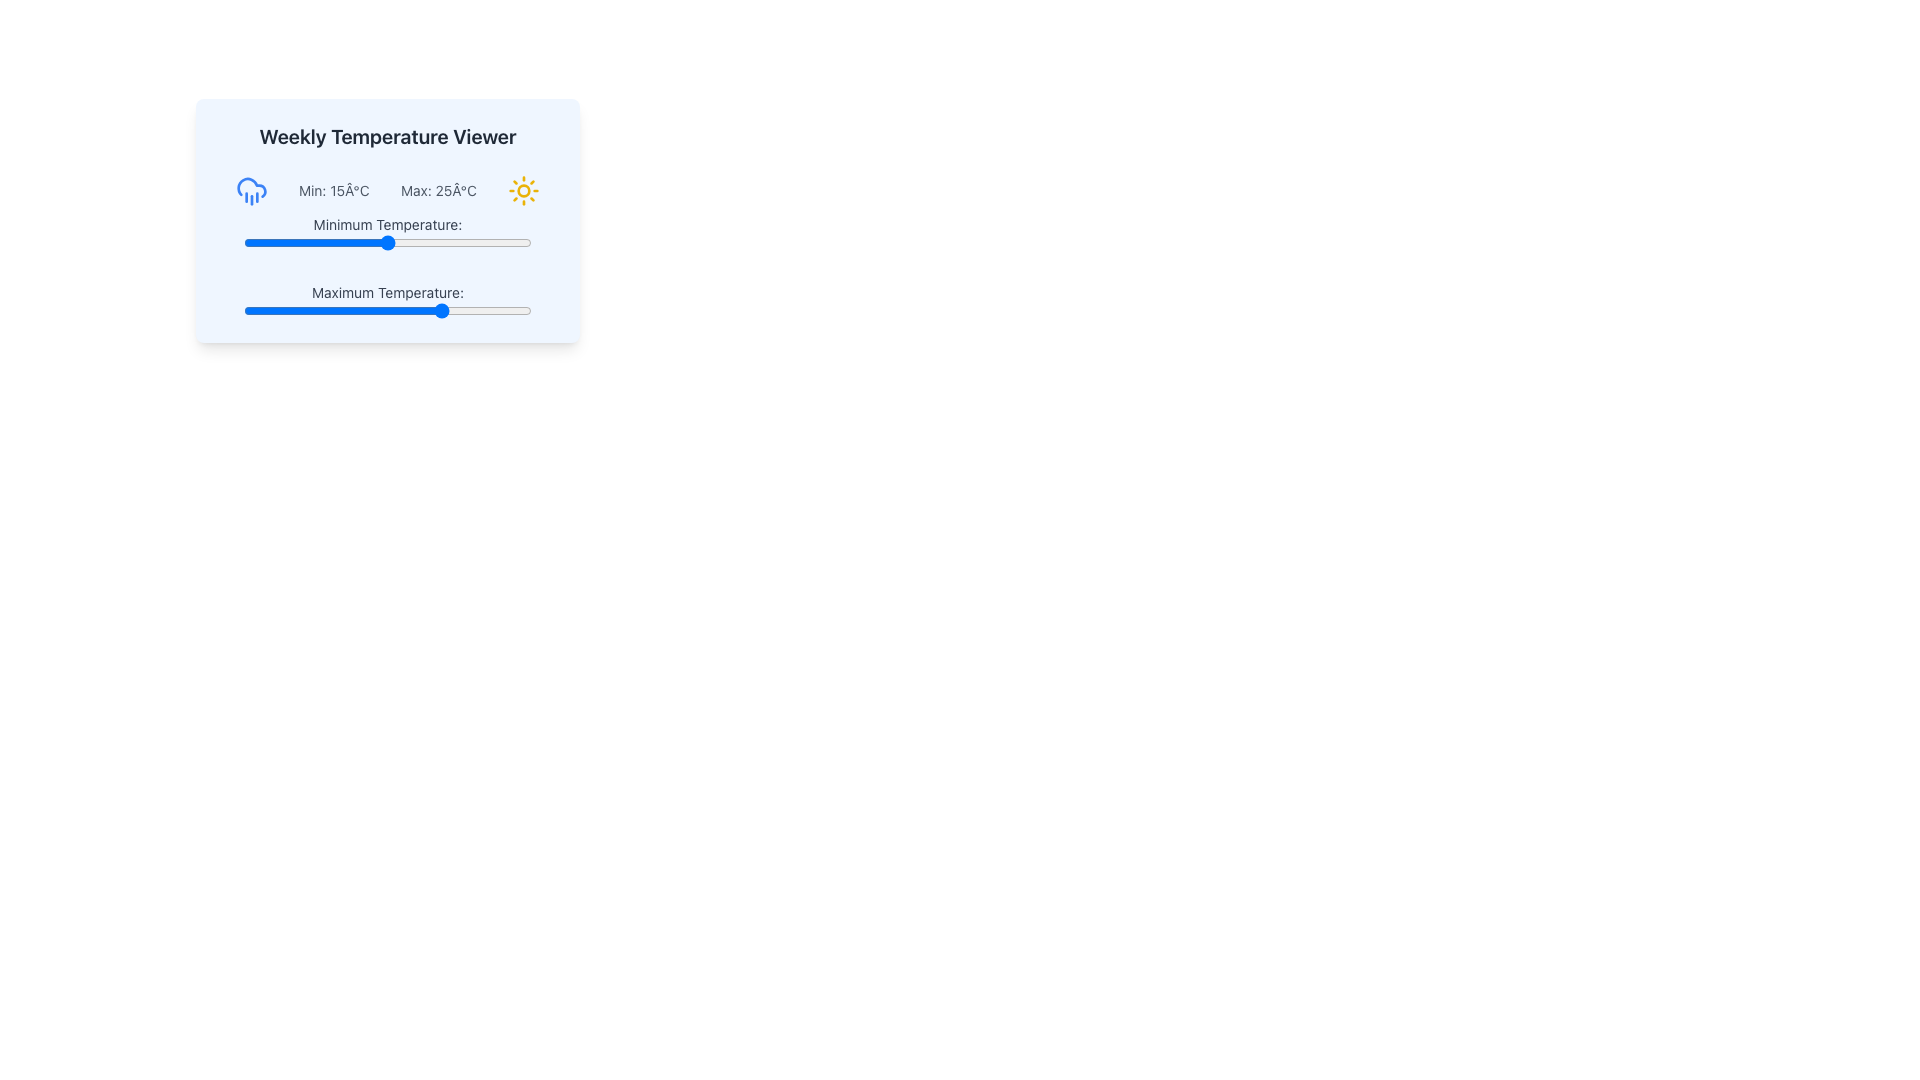 Image resolution: width=1920 pixels, height=1080 pixels. What do you see at coordinates (427, 311) in the screenshot?
I see `the maximum temperature` at bounding box center [427, 311].